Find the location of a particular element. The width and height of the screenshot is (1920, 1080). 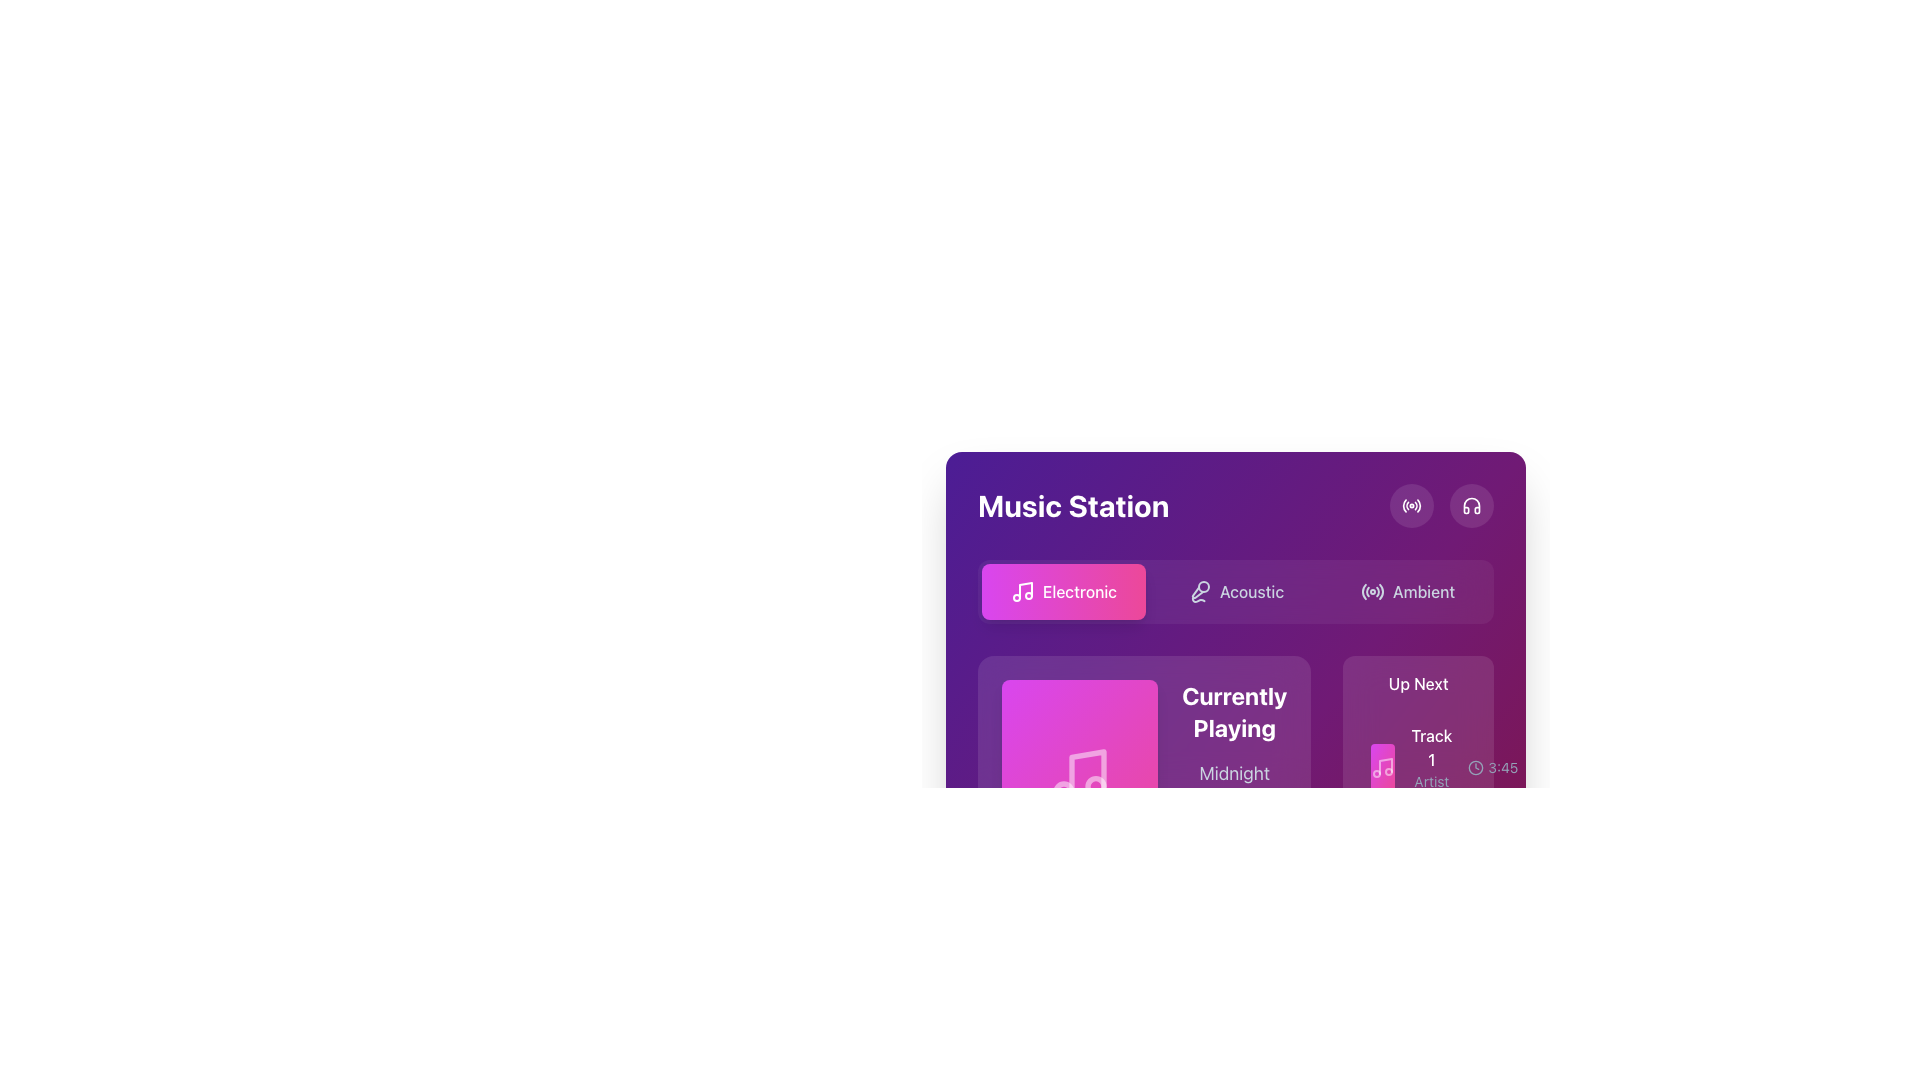

the headphone icon button located at the top-right corner of the music application interface for additional options is located at coordinates (1472, 504).